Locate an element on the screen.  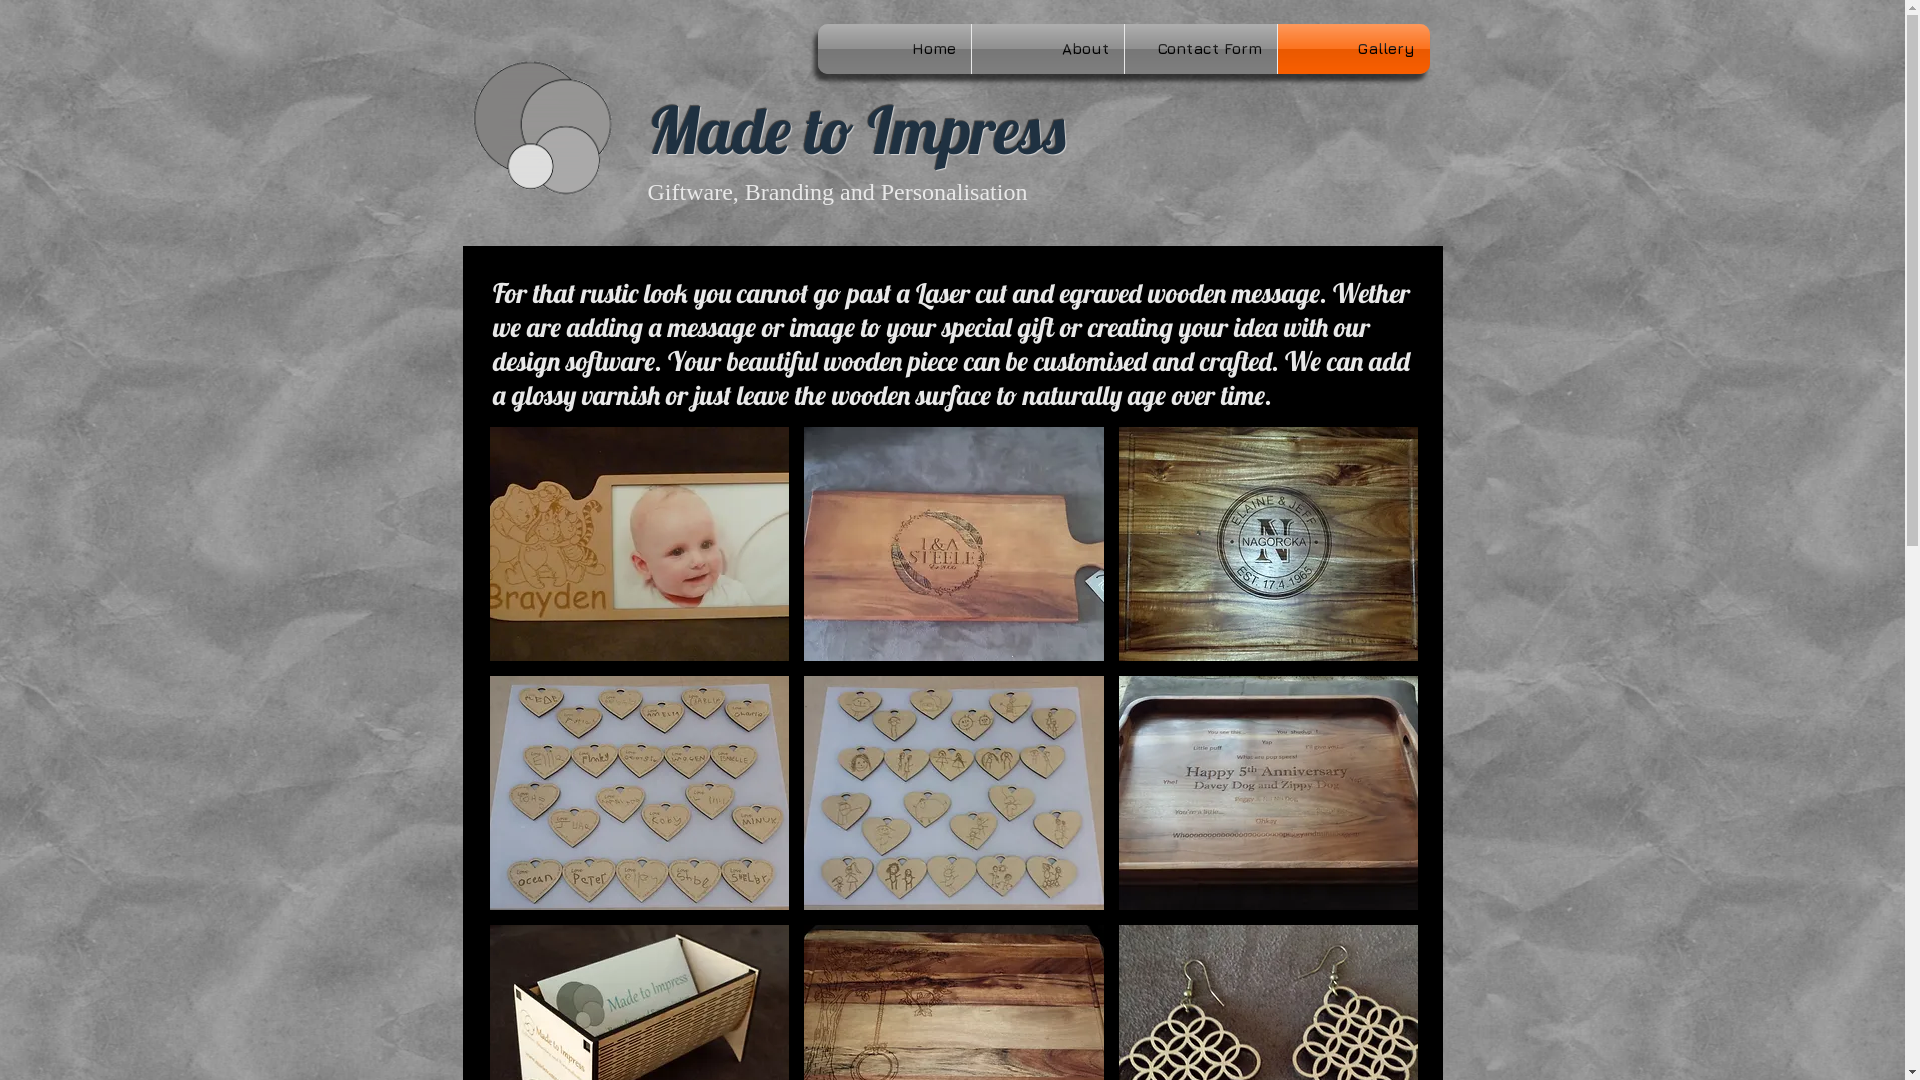
'Clipboard02.gif' is located at coordinates (541, 127).